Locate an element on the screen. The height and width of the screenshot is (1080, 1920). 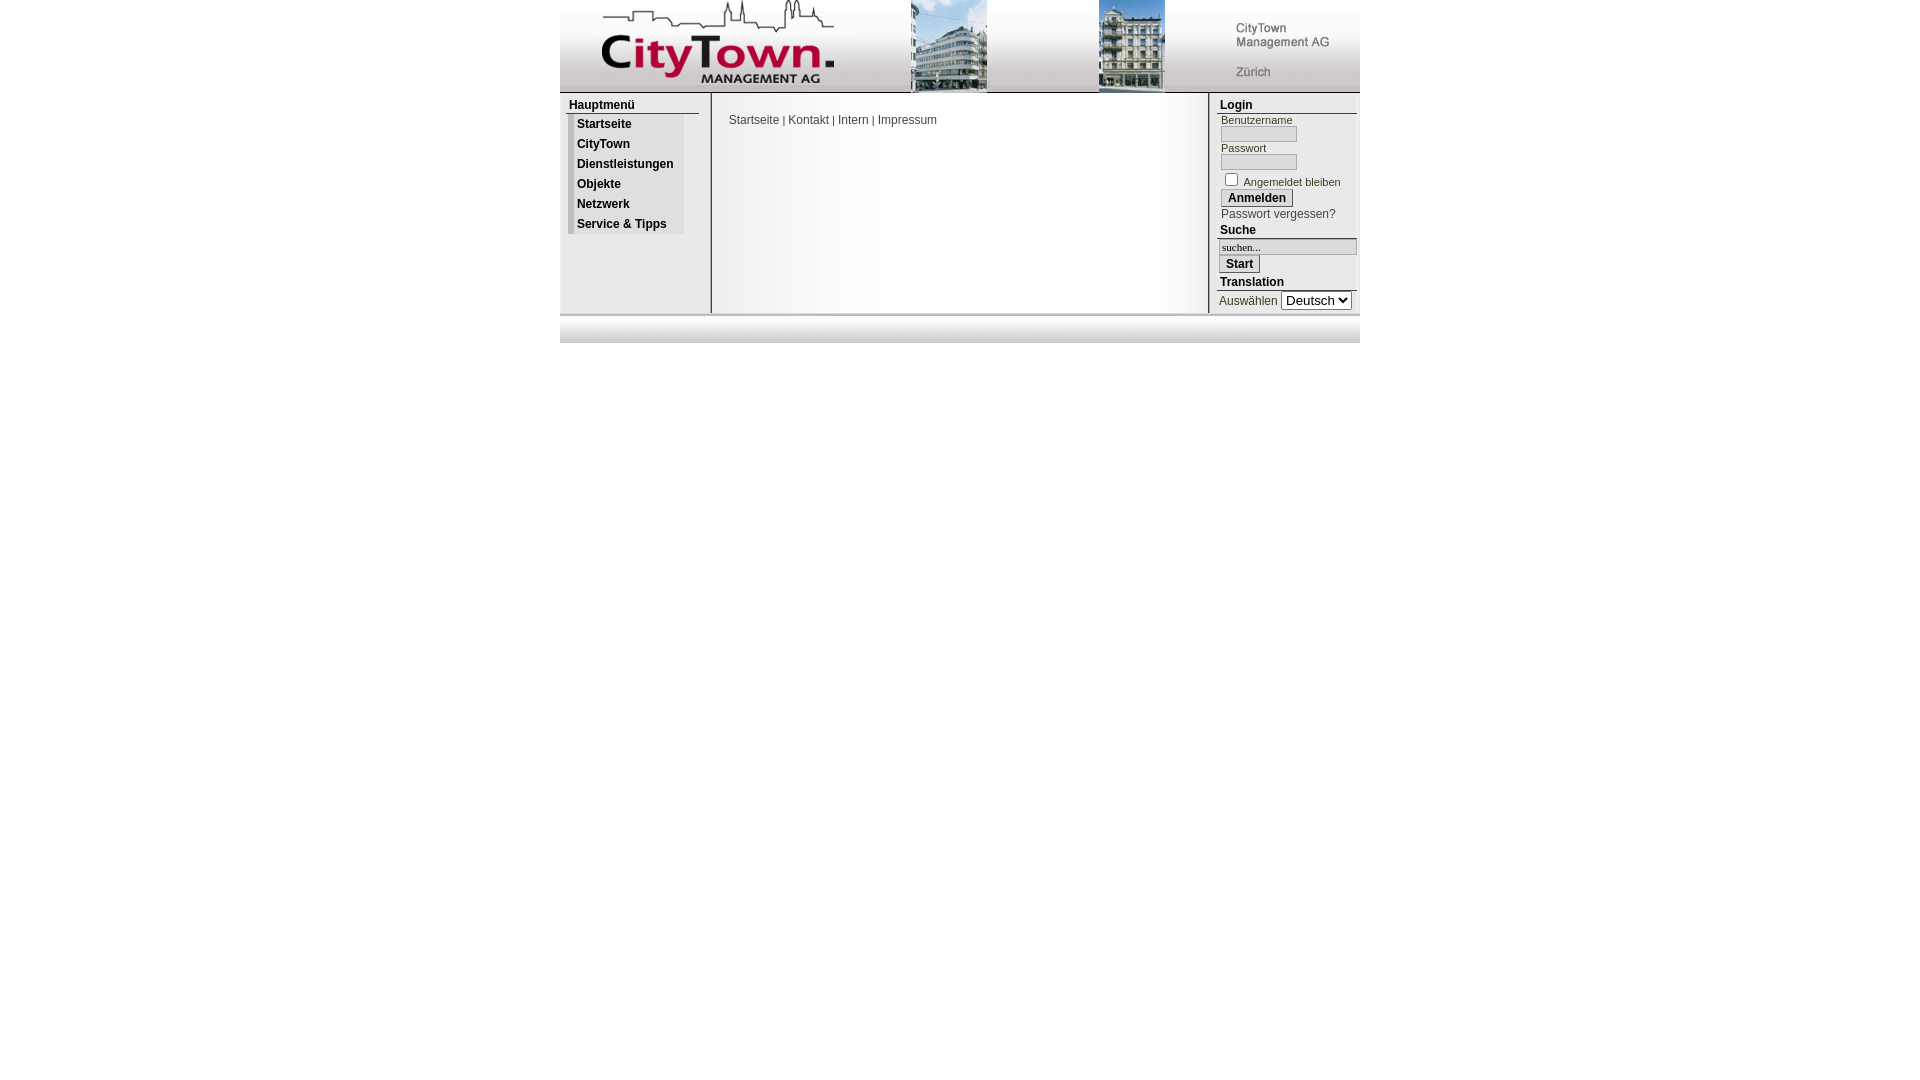
'Start' is located at coordinates (1238, 262).